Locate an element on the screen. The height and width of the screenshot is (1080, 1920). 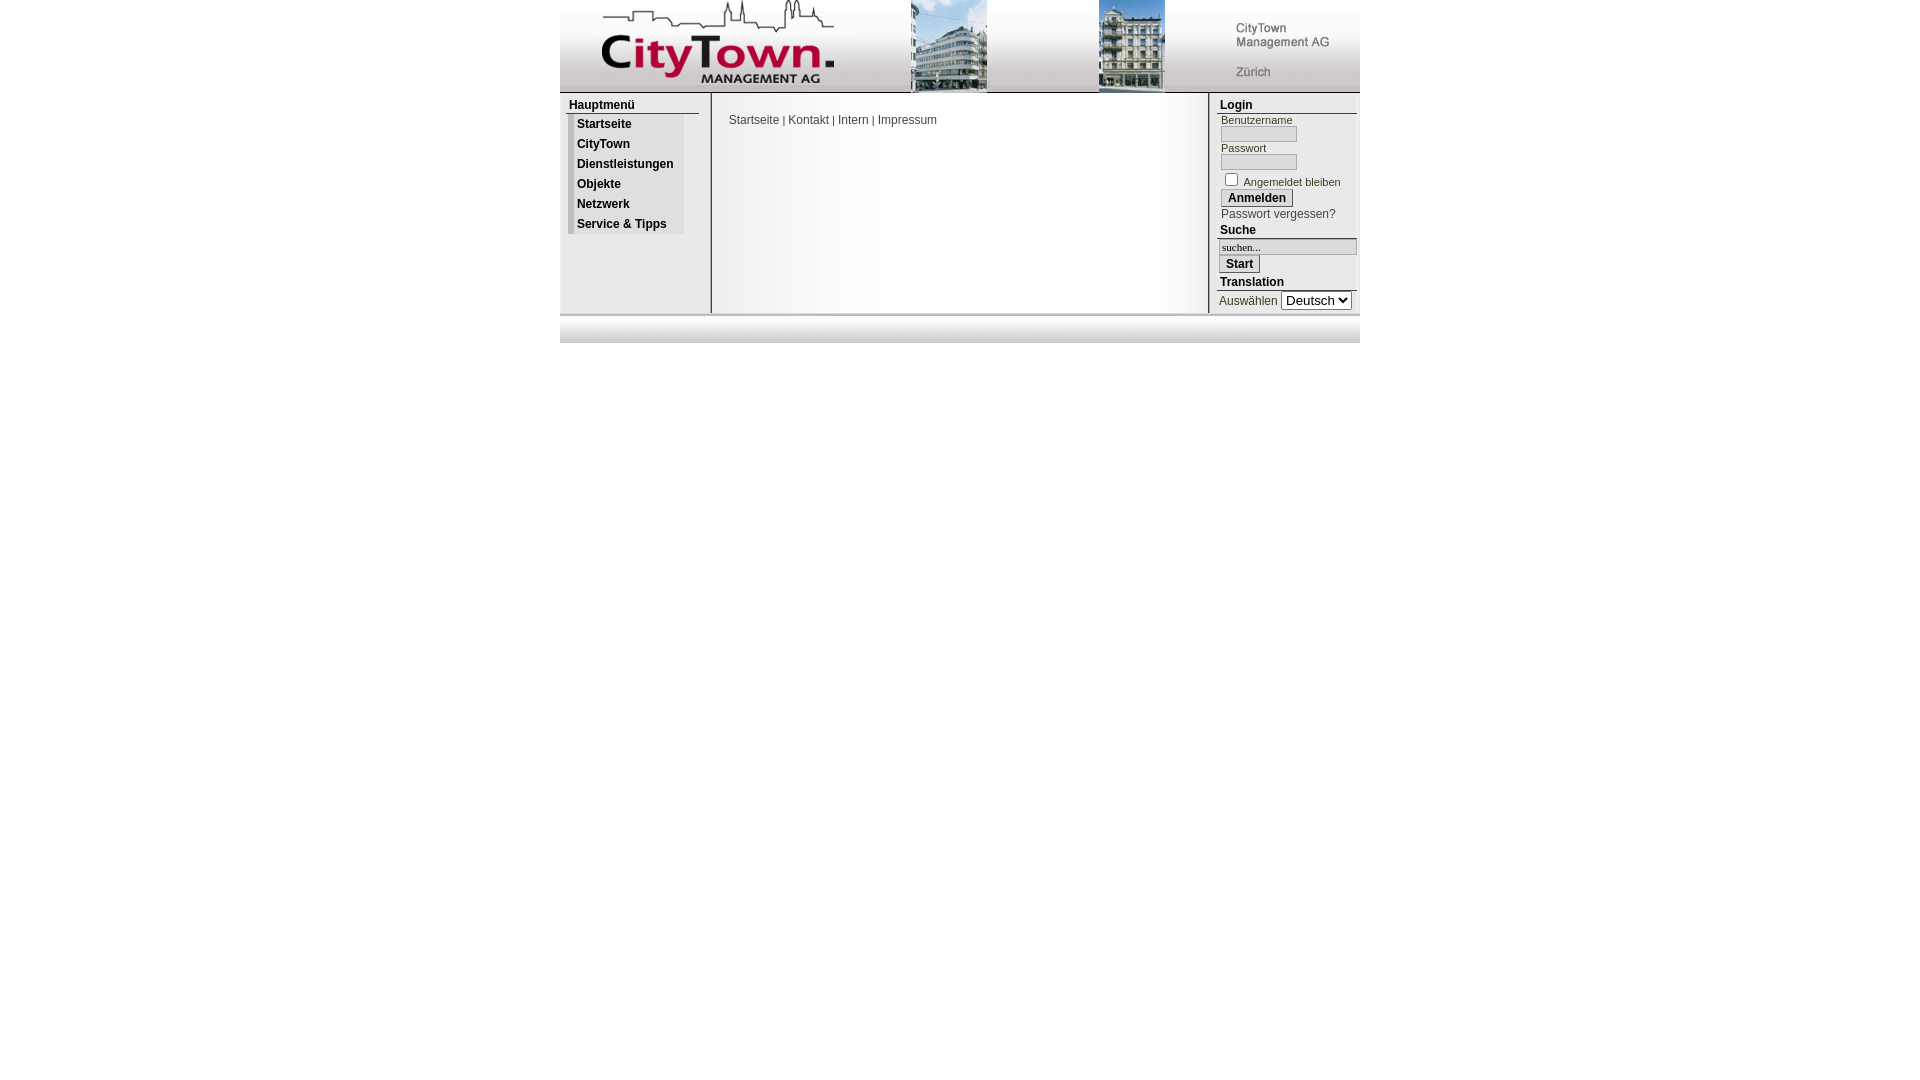
'Start' is located at coordinates (1238, 262).